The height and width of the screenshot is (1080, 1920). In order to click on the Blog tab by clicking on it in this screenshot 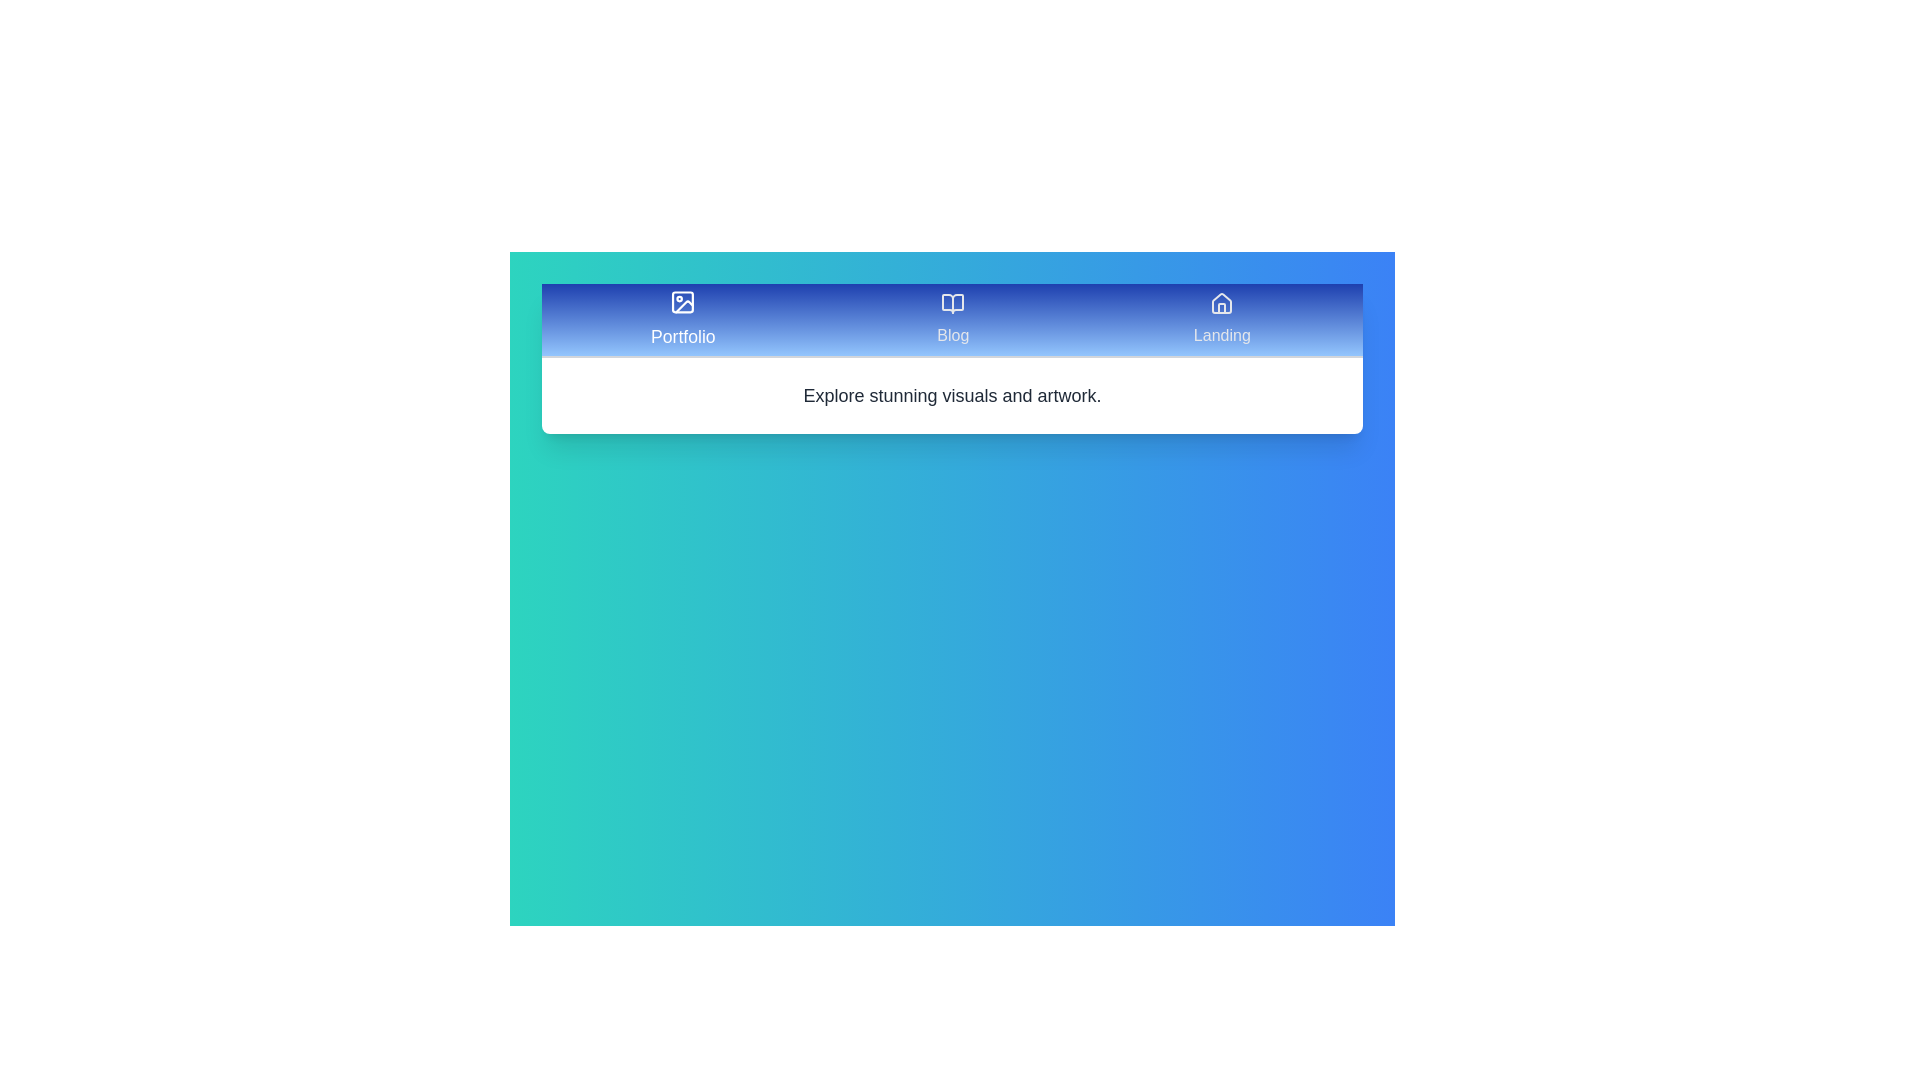, I will do `click(952, 319)`.